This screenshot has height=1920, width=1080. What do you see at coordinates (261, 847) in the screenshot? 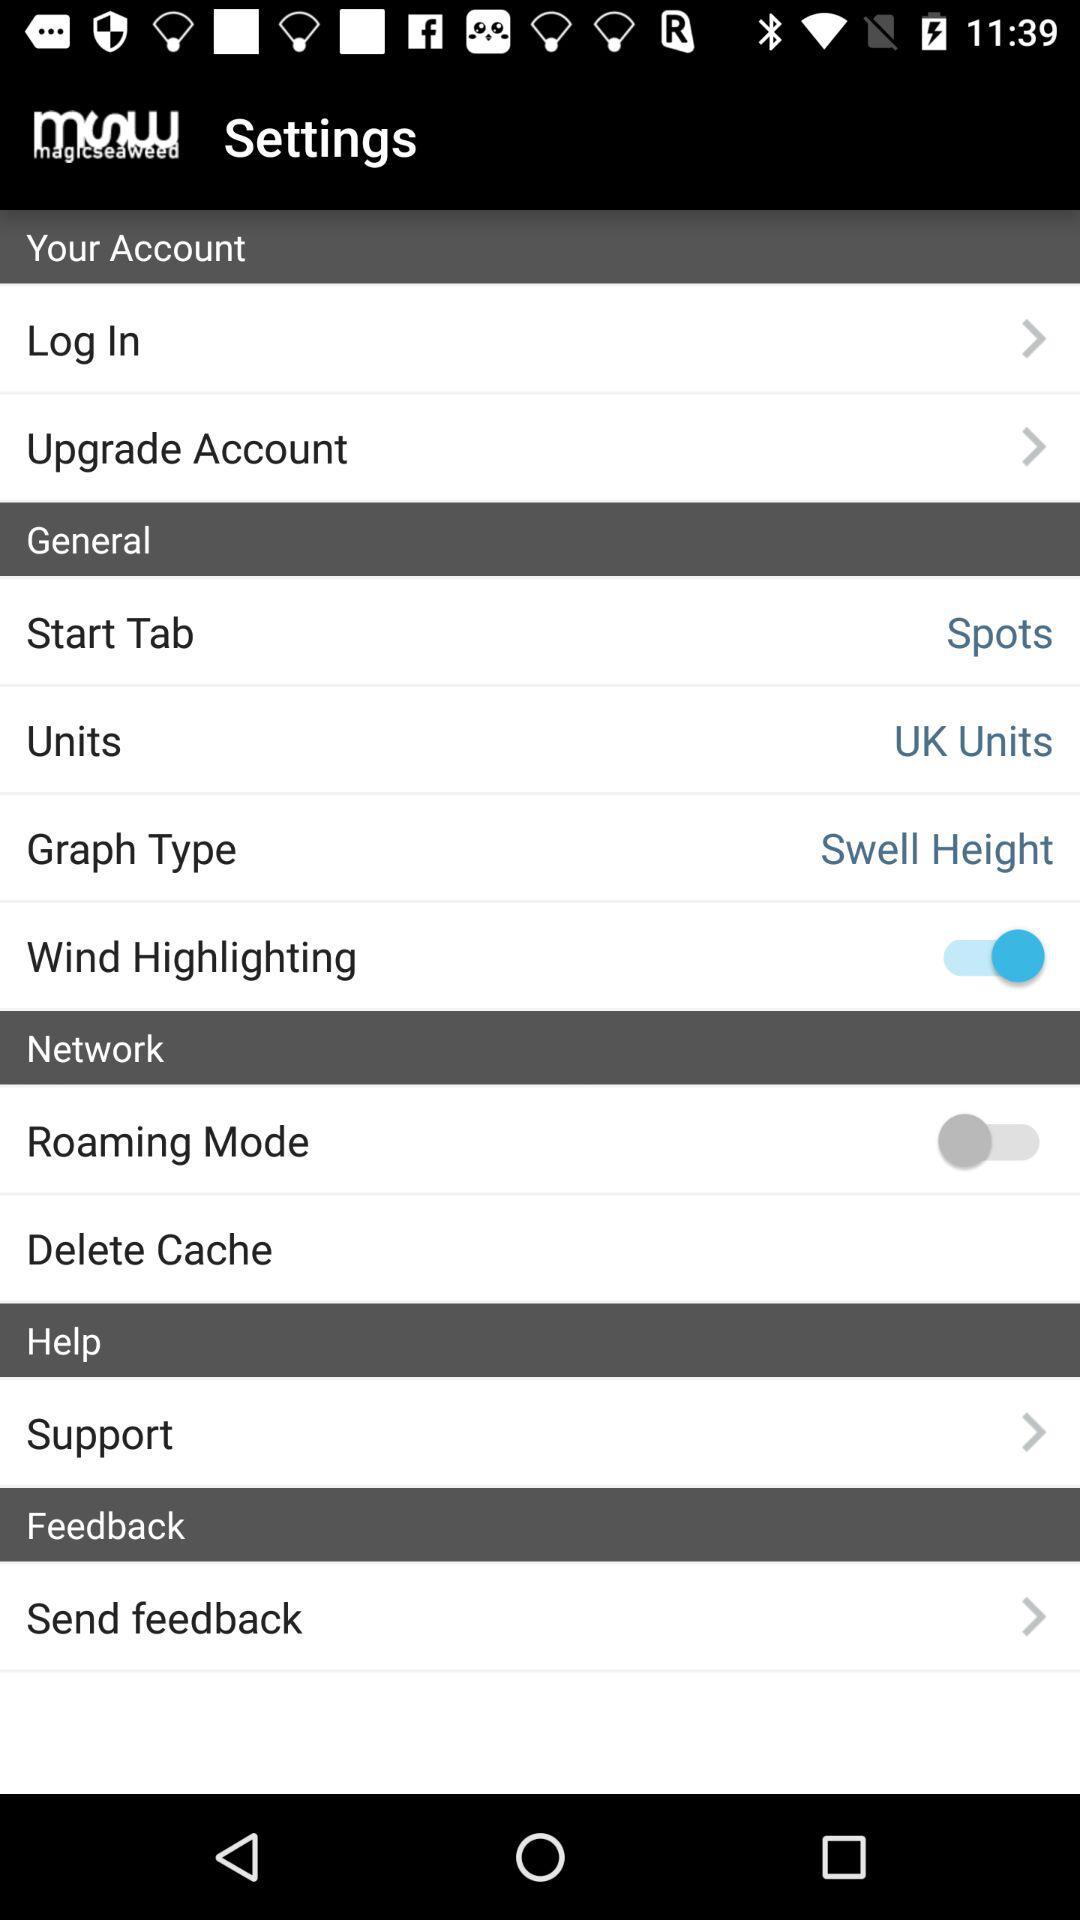
I see `the graph type below units` at bounding box center [261, 847].